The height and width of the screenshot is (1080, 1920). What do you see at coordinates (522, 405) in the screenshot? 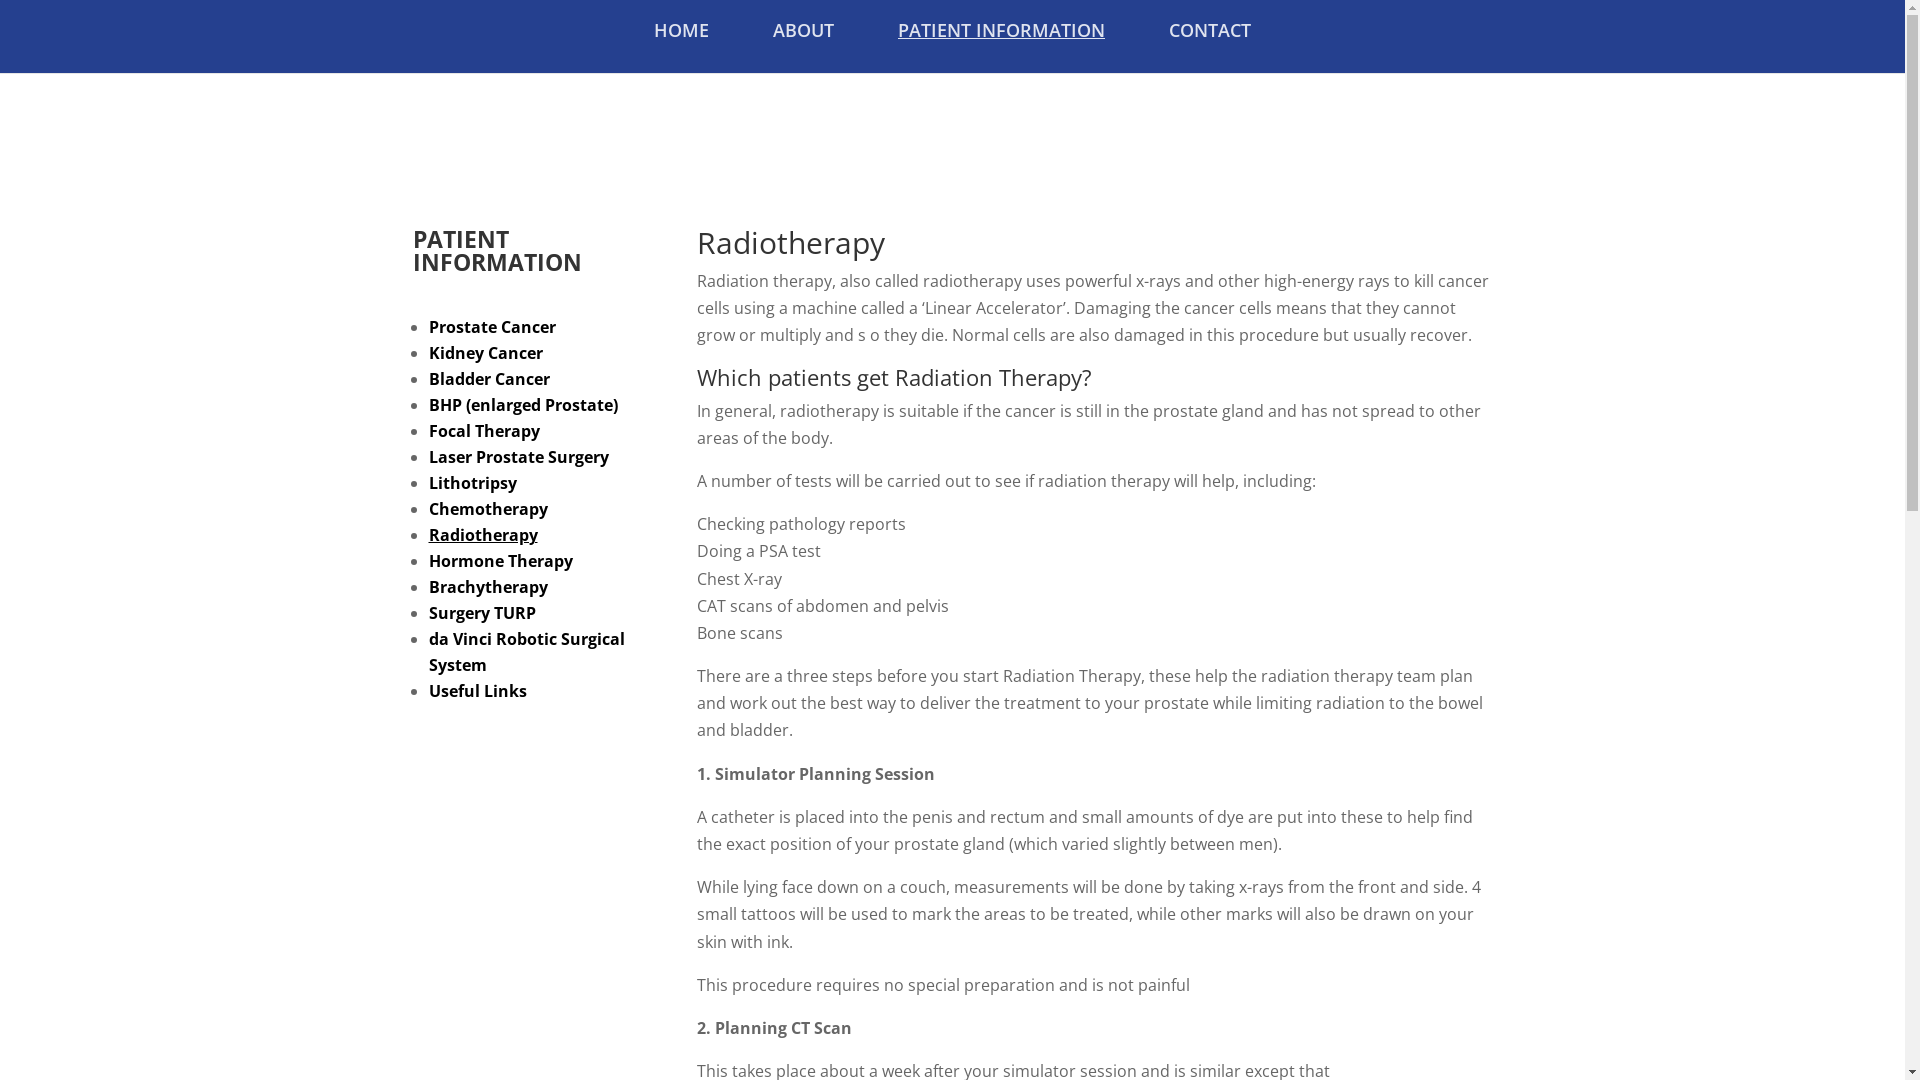
I see `'BHP (enlarged Prostate)'` at bounding box center [522, 405].